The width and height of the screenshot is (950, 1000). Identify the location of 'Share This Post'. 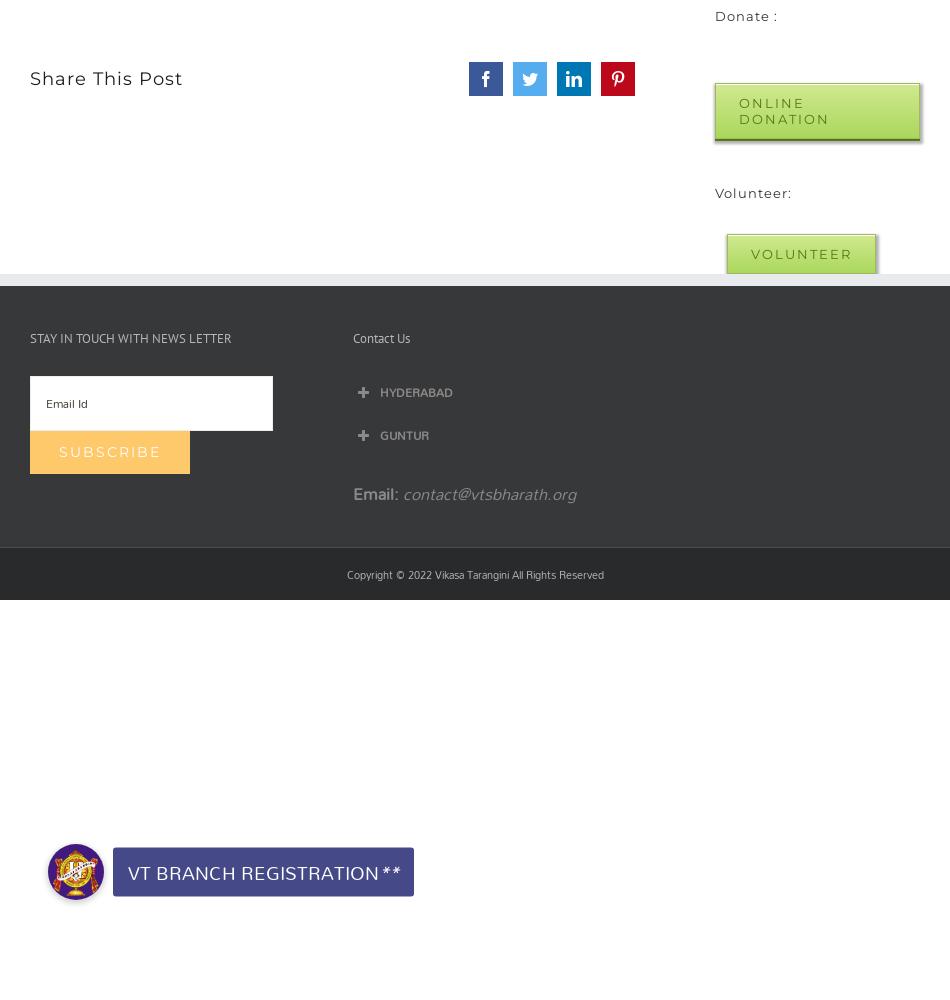
(106, 77).